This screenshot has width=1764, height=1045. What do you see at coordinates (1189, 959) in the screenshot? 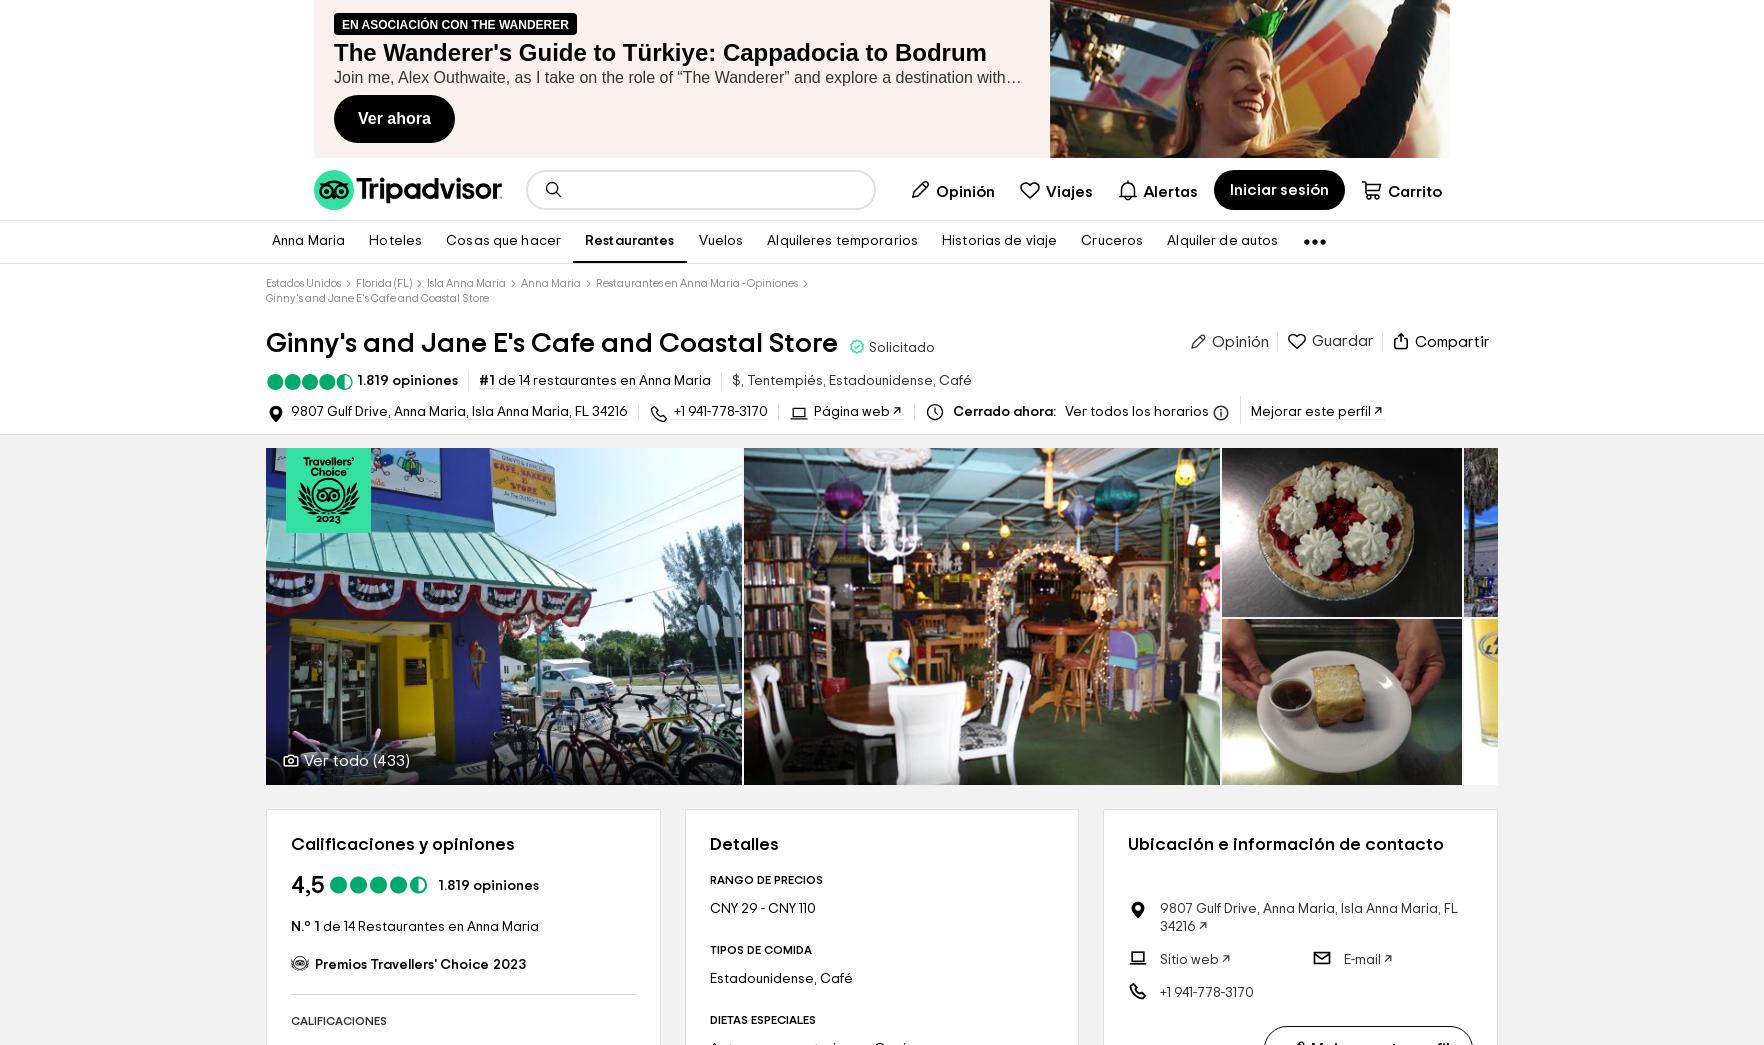
I see `'Sitio web'` at bounding box center [1189, 959].